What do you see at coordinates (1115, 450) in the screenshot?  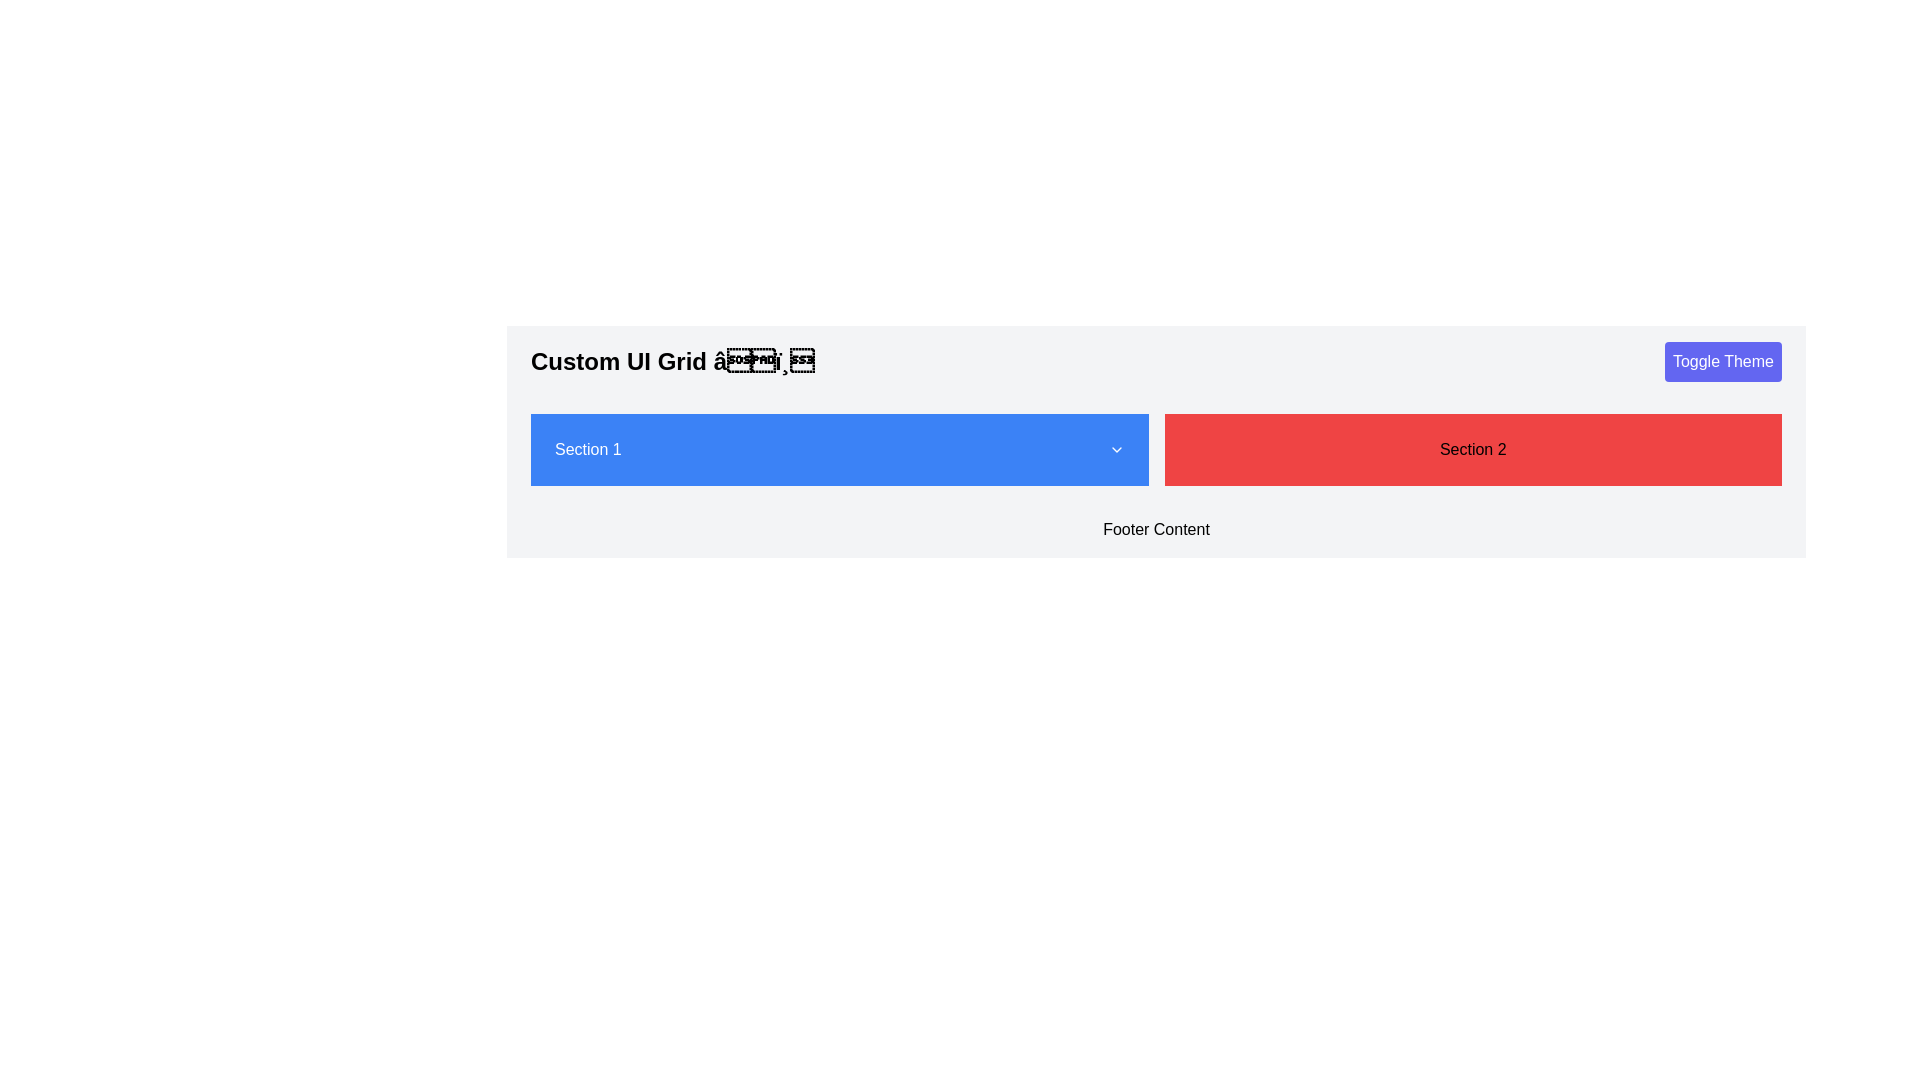 I see `the Chevron Down icon located at the far-right end of the blue section labeled 'Section 1'` at bounding box center [1115, 450].